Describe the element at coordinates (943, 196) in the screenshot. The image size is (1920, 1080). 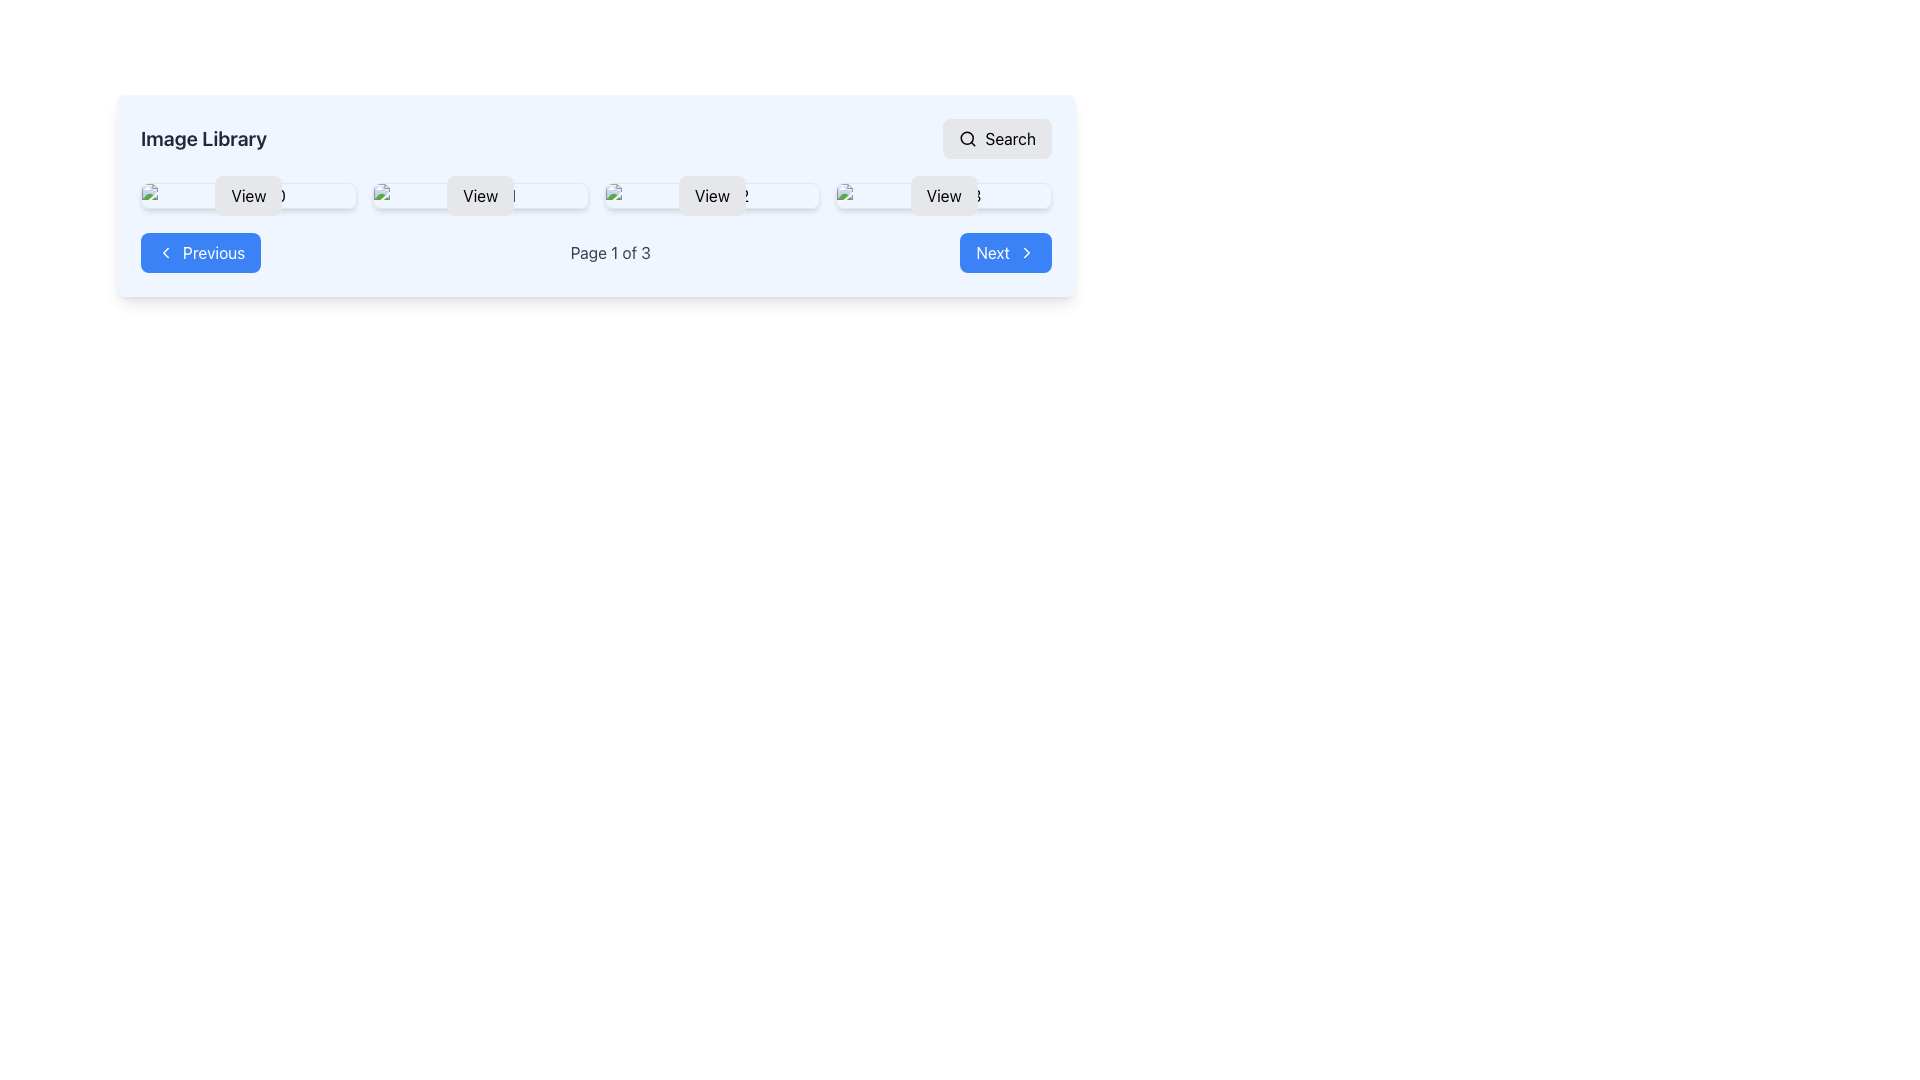
I see `the 'View' button, which is a rectangular button with rounded edges and a light gray background` at that location.